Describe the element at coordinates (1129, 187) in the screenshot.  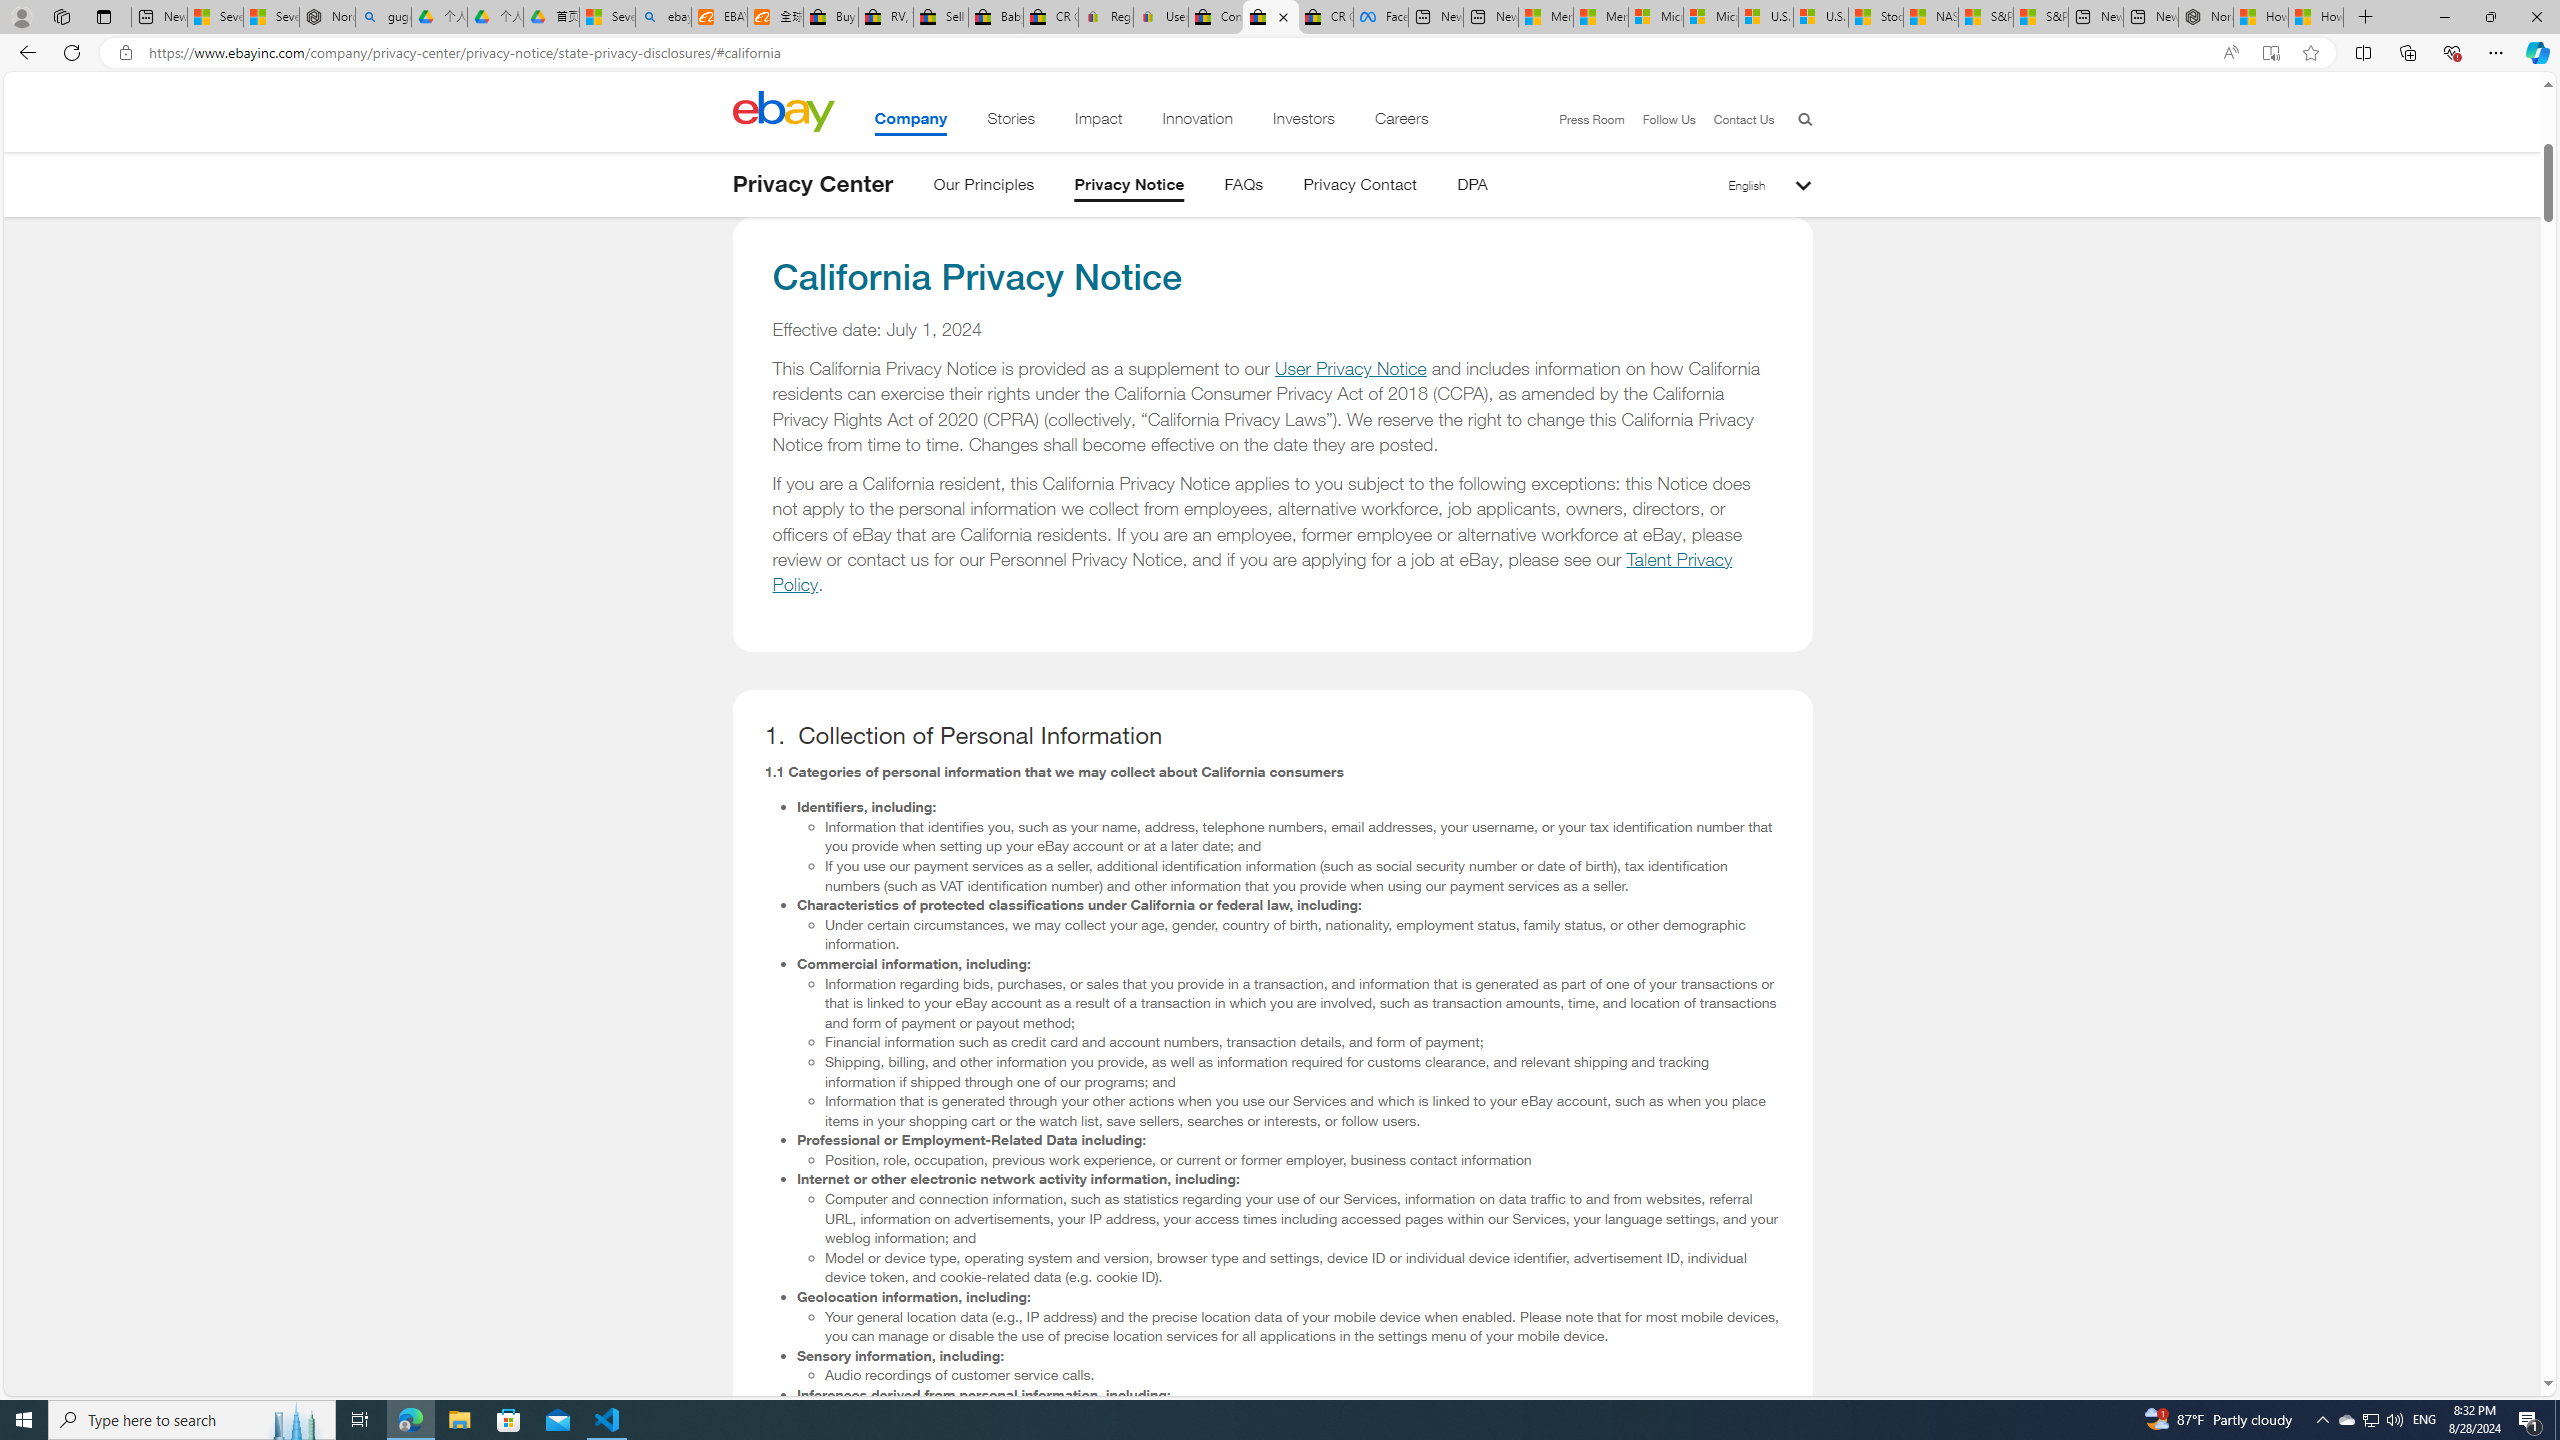
I see `'Privacy Notice'` at that location.